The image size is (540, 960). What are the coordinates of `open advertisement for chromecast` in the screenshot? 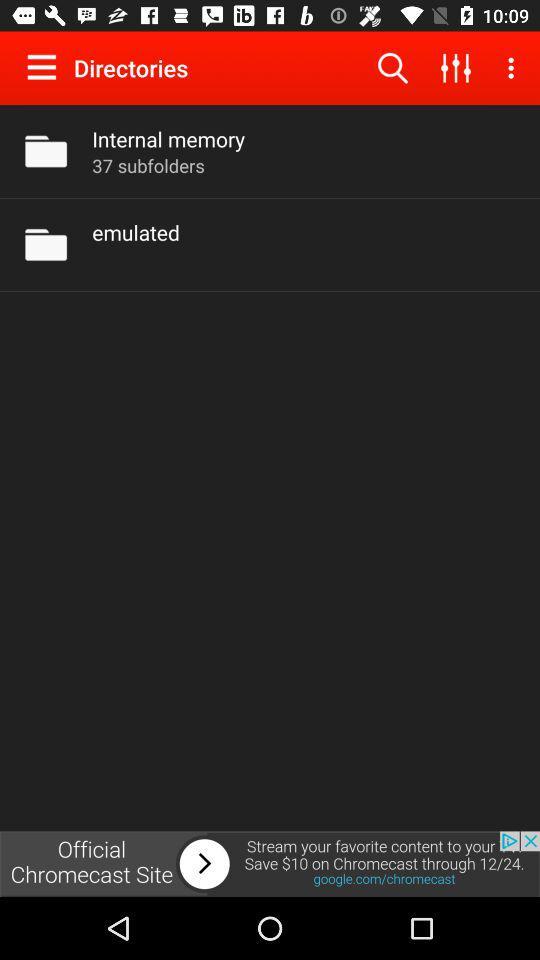 It's located at (270, 863).